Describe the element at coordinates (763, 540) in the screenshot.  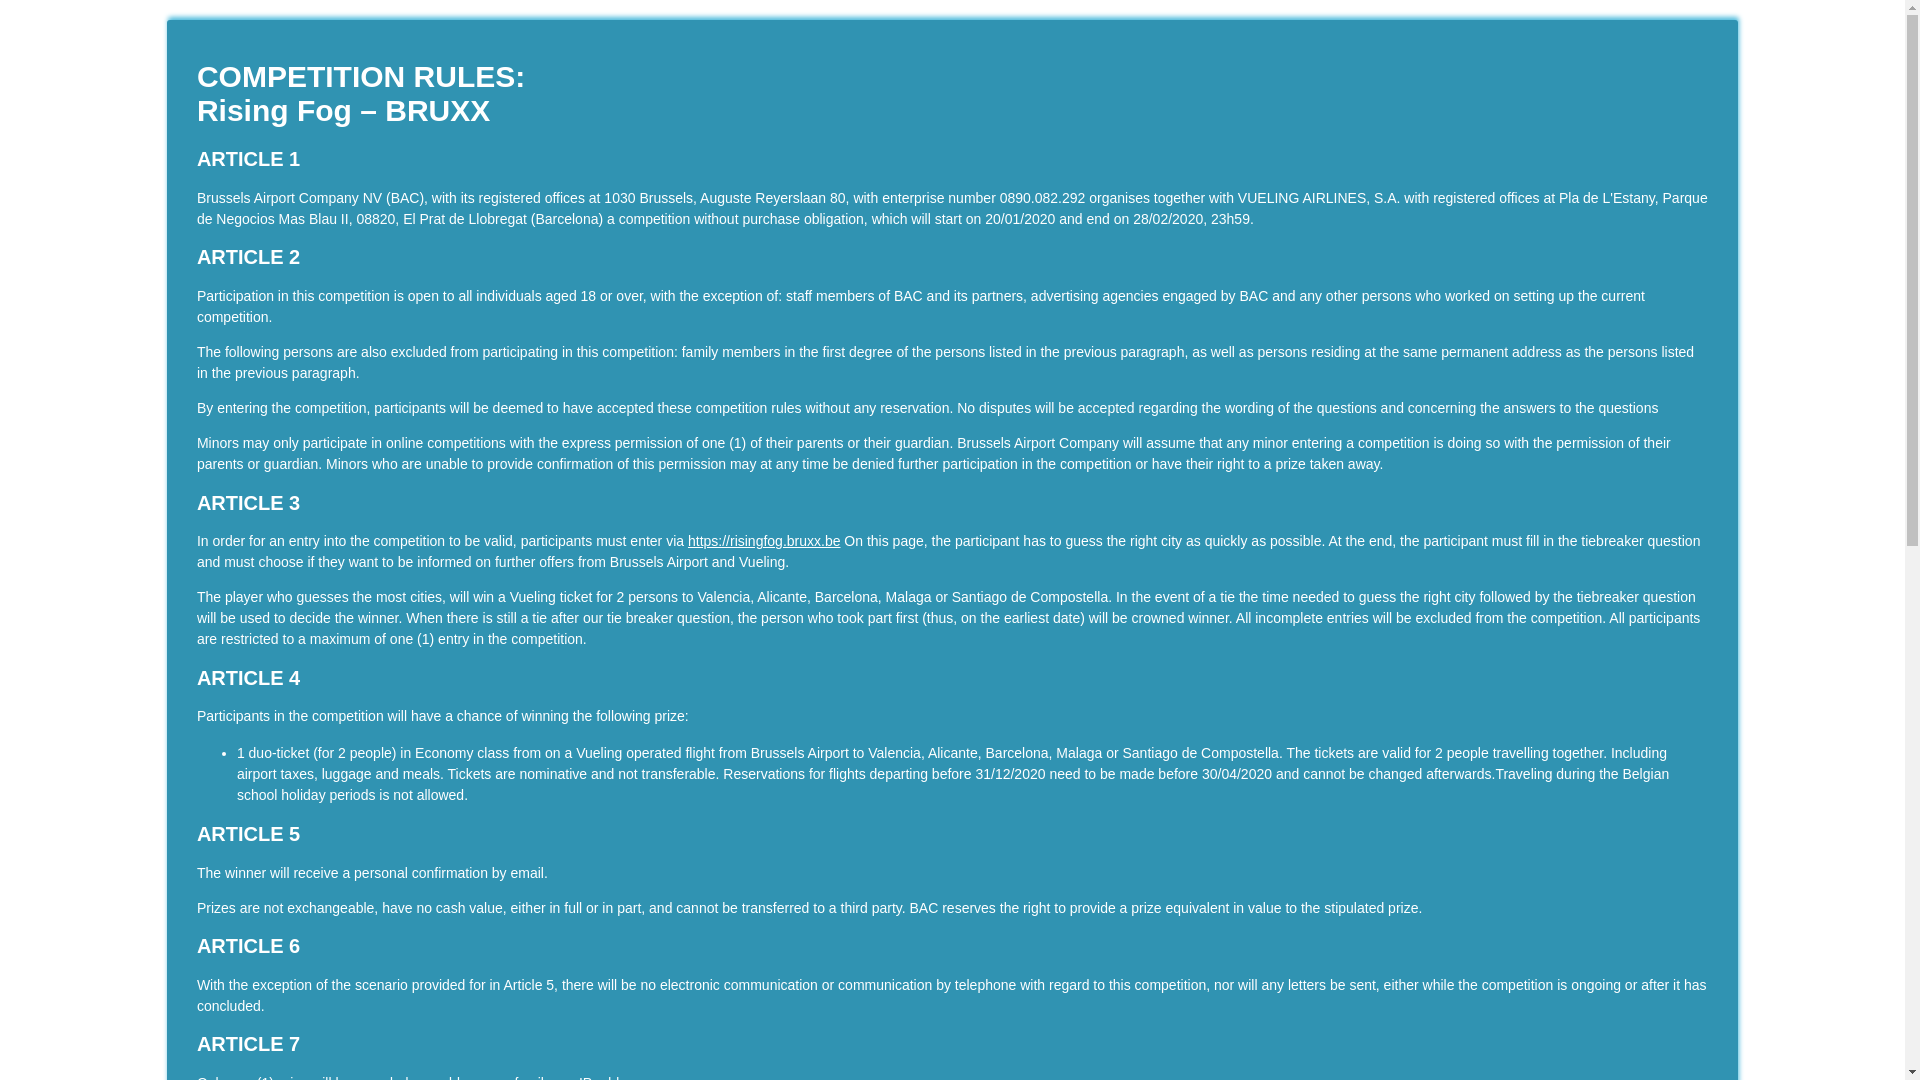
I see `'https://risingfog.bruxx.be'` at that location.